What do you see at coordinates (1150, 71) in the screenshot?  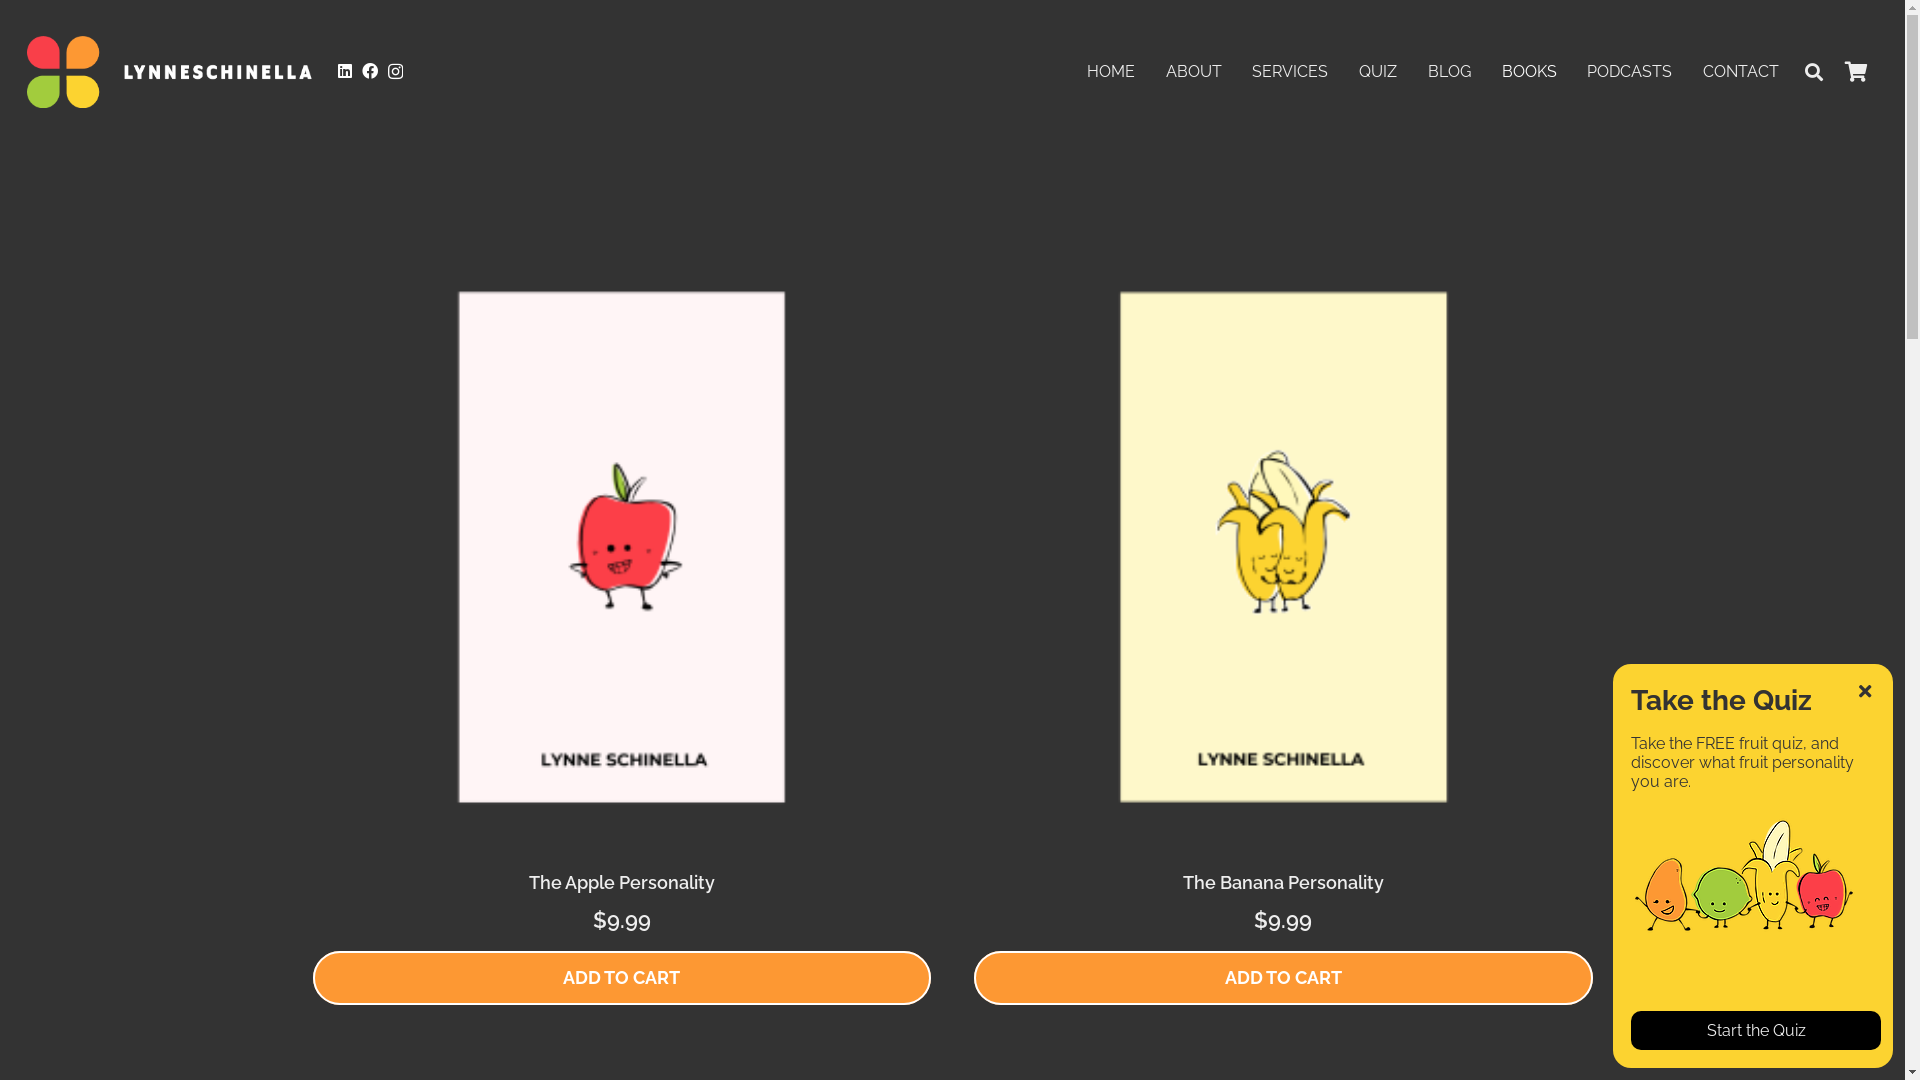 I see `'ABOUT'` at bounding box center [1150, 71].